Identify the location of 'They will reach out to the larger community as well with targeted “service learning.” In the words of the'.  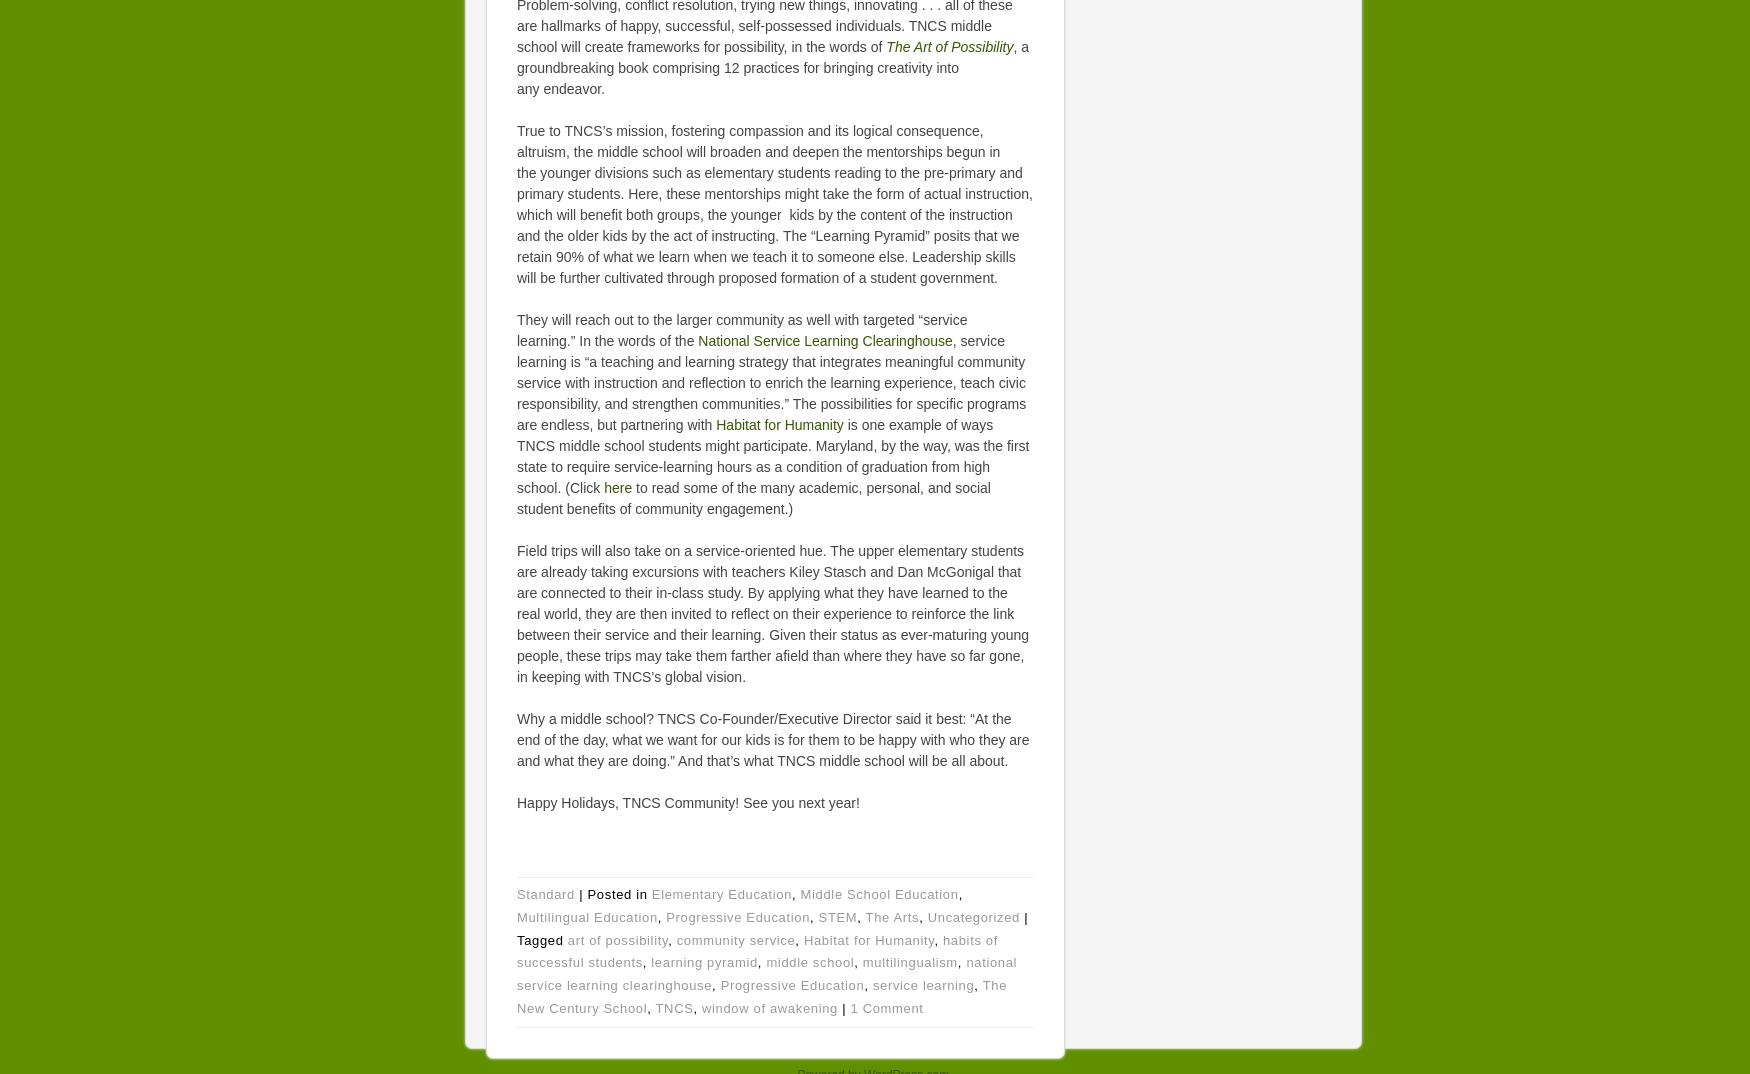
(742, 329).